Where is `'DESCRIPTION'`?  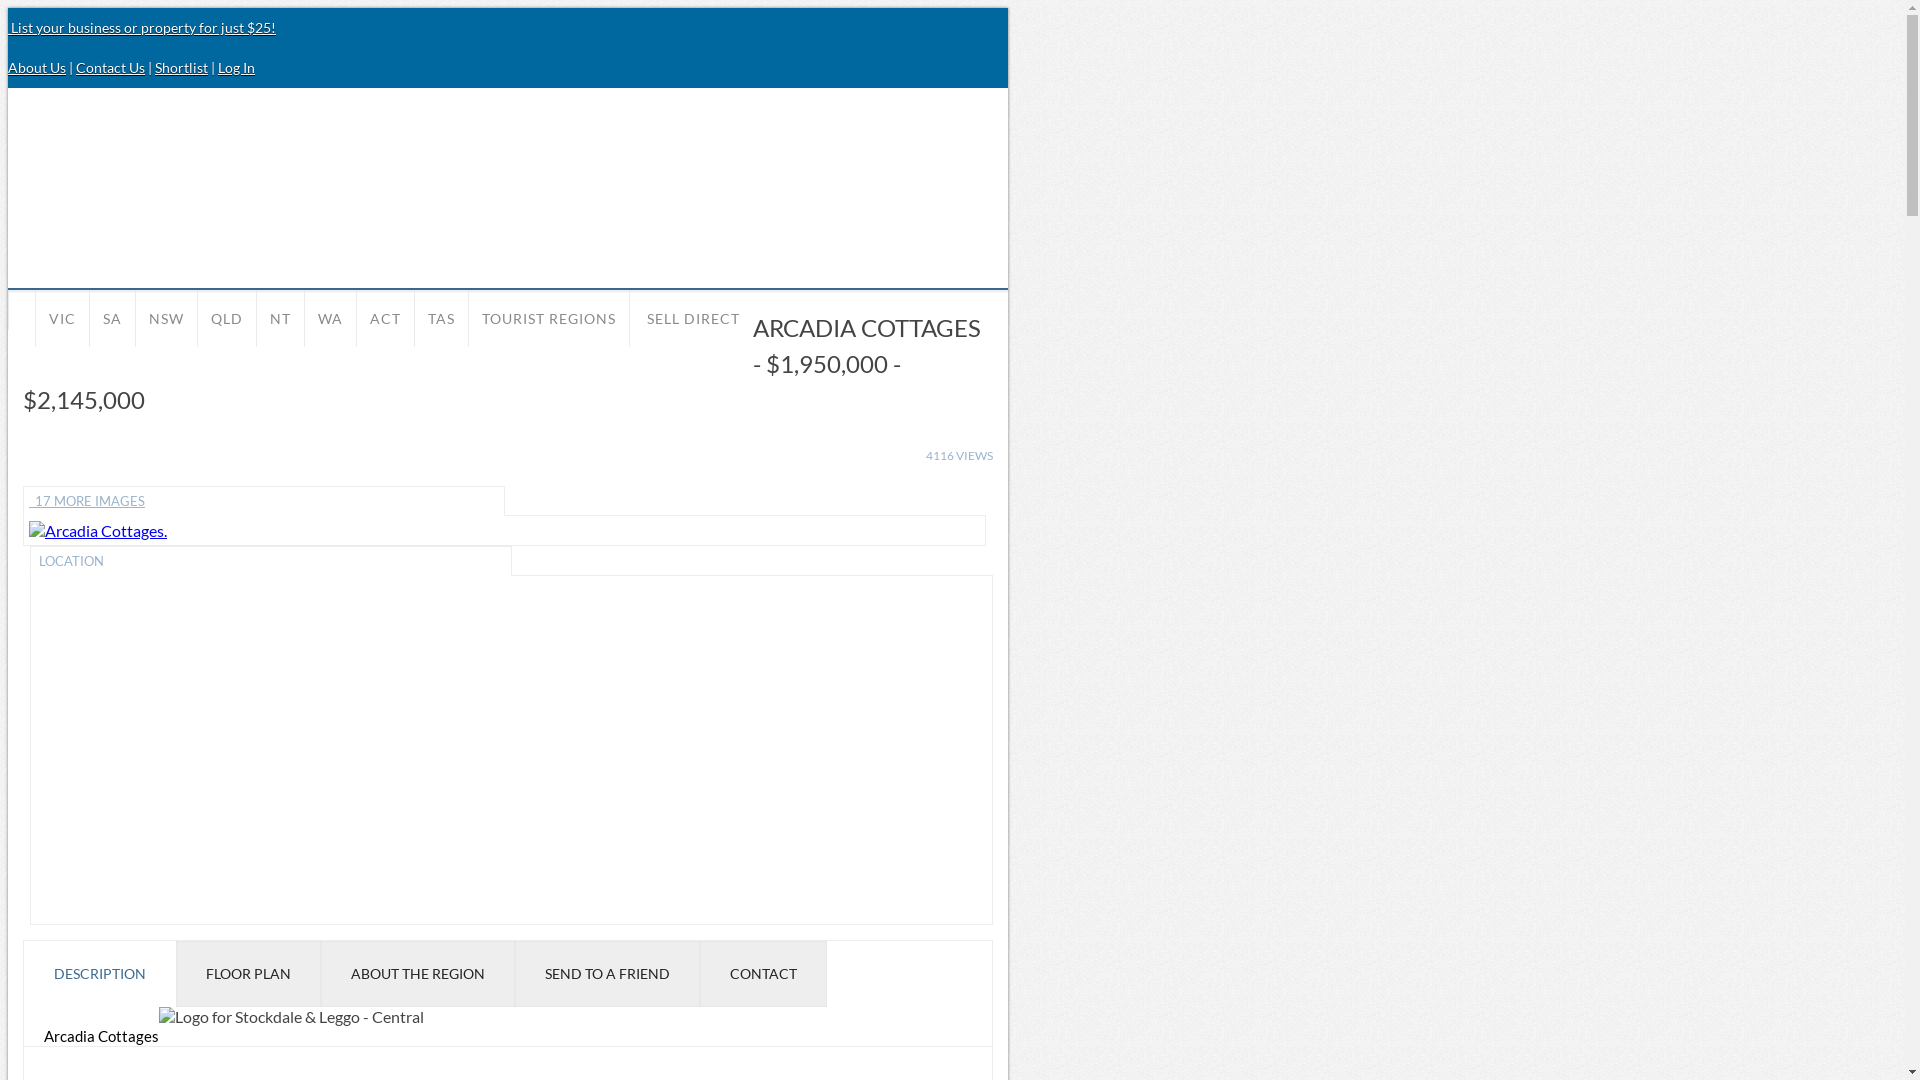
'DESCRIPTION' is located at coordinates (99, 973).